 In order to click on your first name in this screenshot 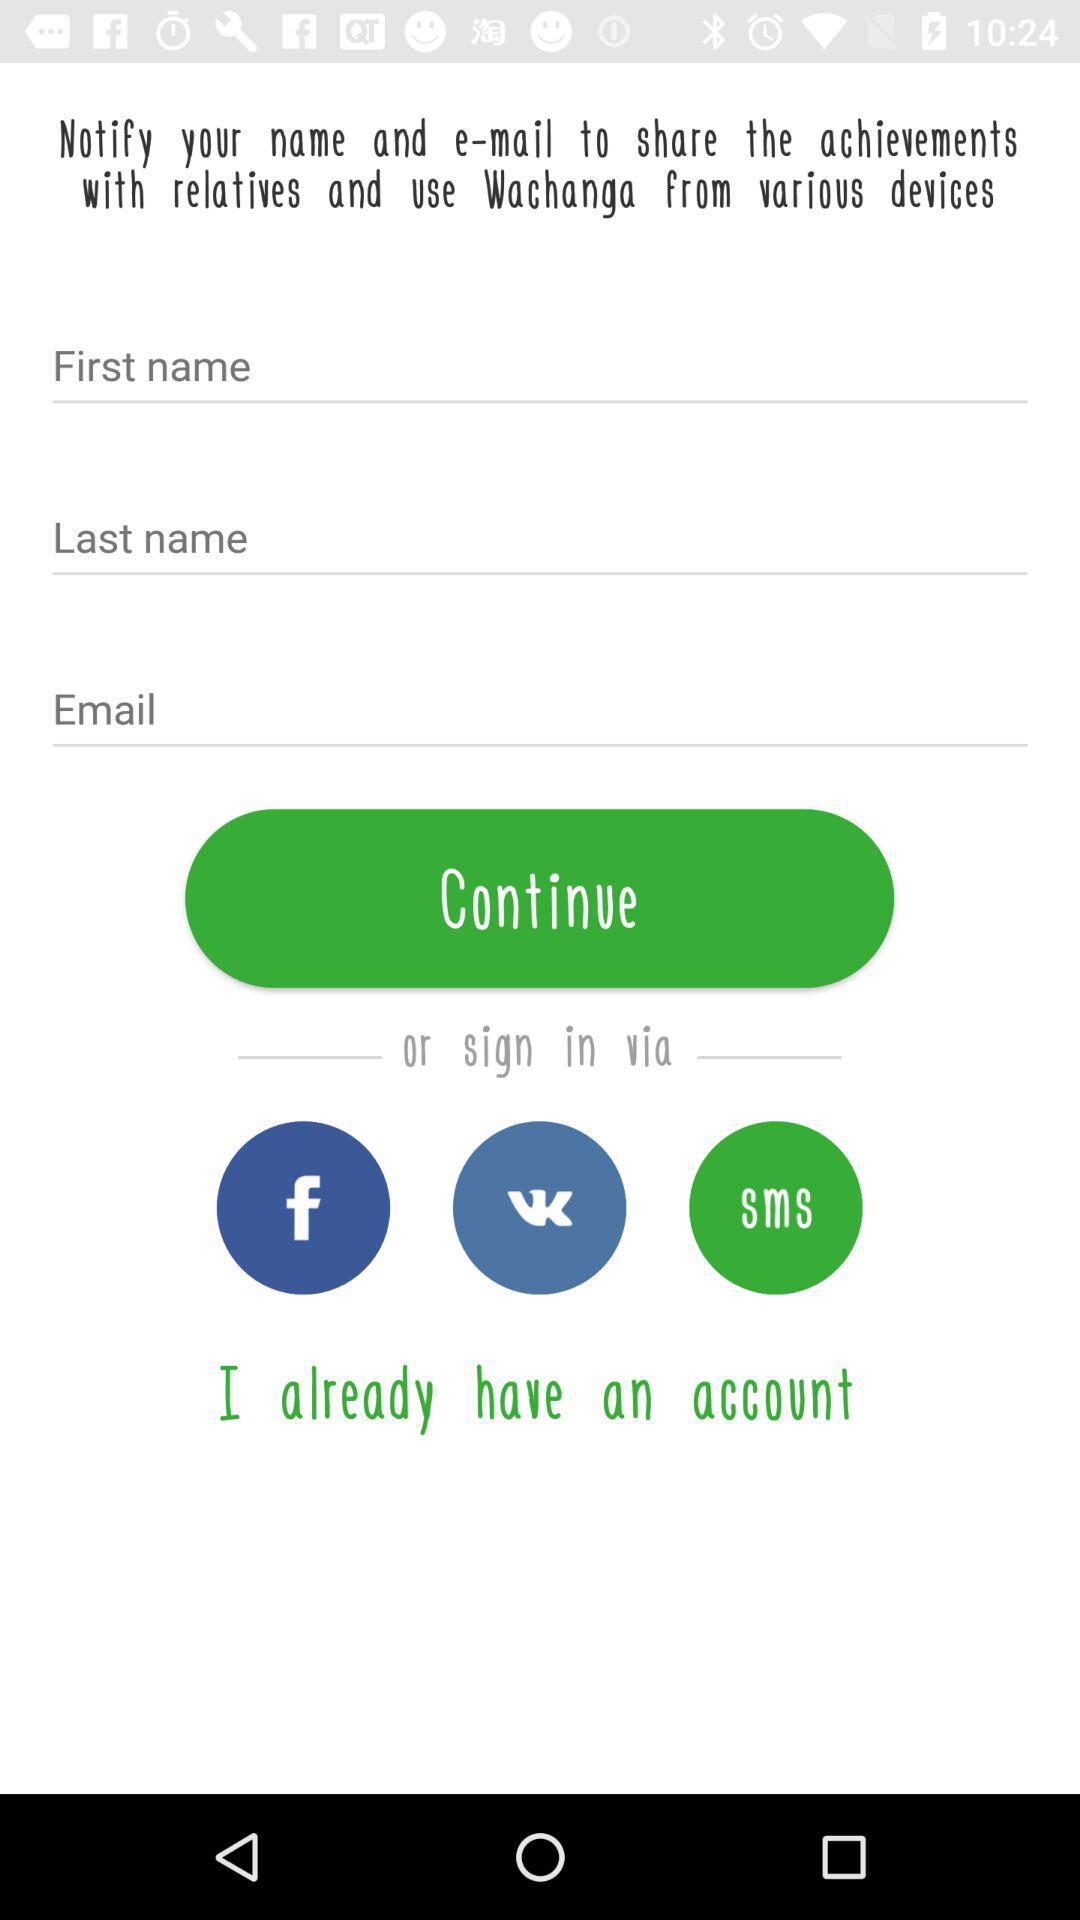, I will do `click(540, 367)`.